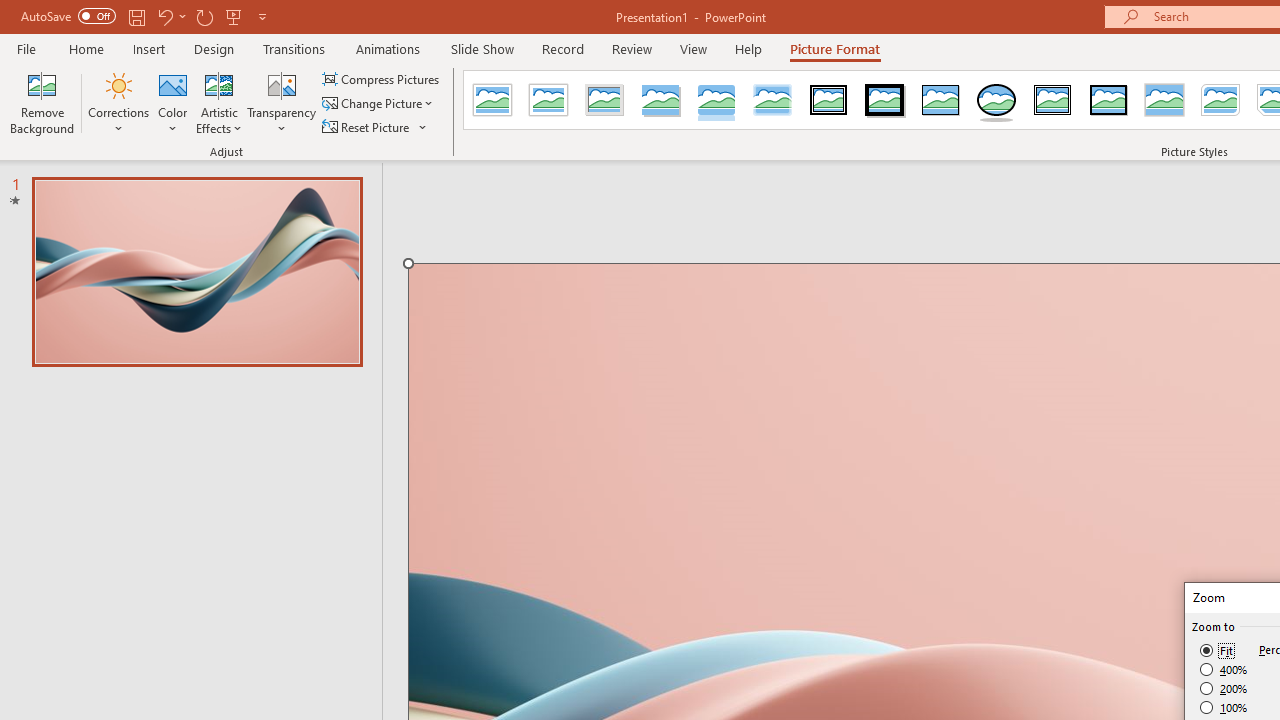 The image size is (1280, 720). Describe the element at coordinates (884, 100) in the screenshot. I see `'Thick Matte, Black'` at that location.